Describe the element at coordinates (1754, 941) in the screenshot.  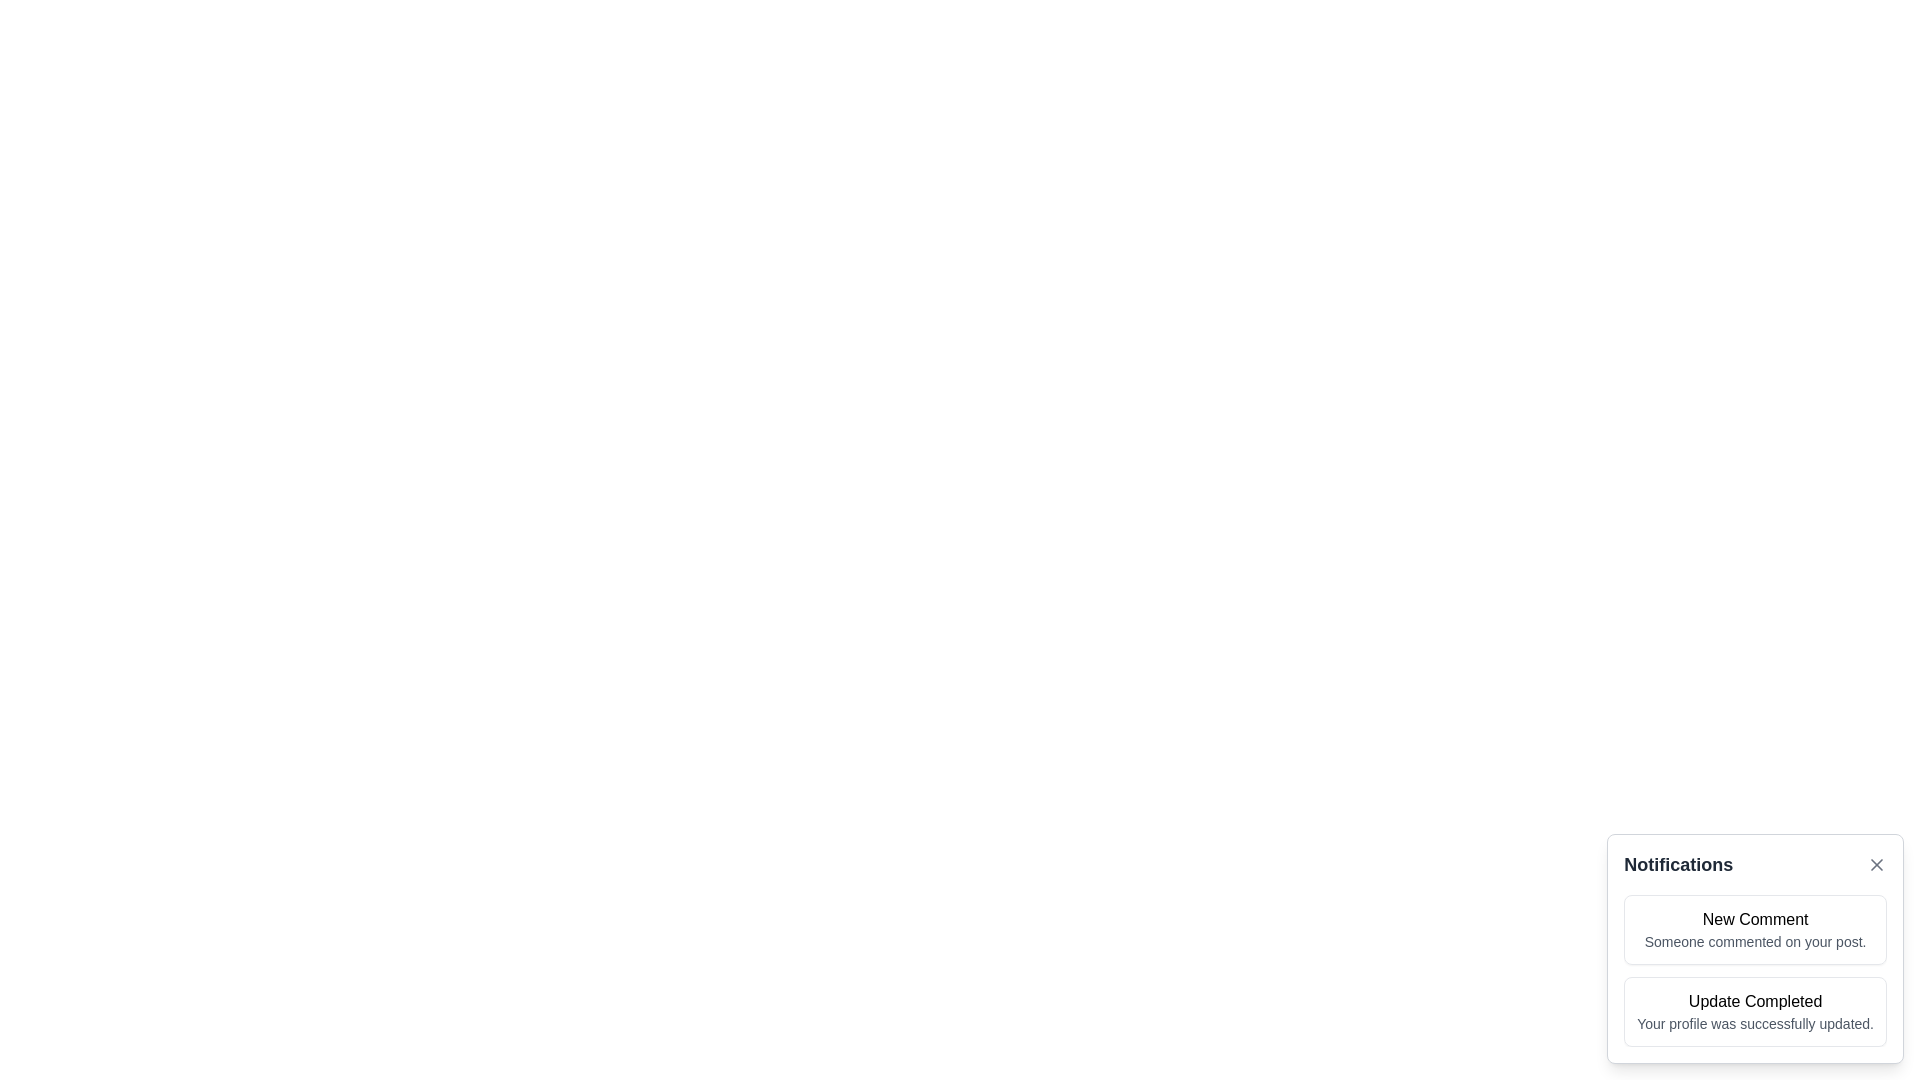
I see `notification description from the text label that reads 'Someone commented on your post.' located below 'New Comment' in the notification card` at that location.